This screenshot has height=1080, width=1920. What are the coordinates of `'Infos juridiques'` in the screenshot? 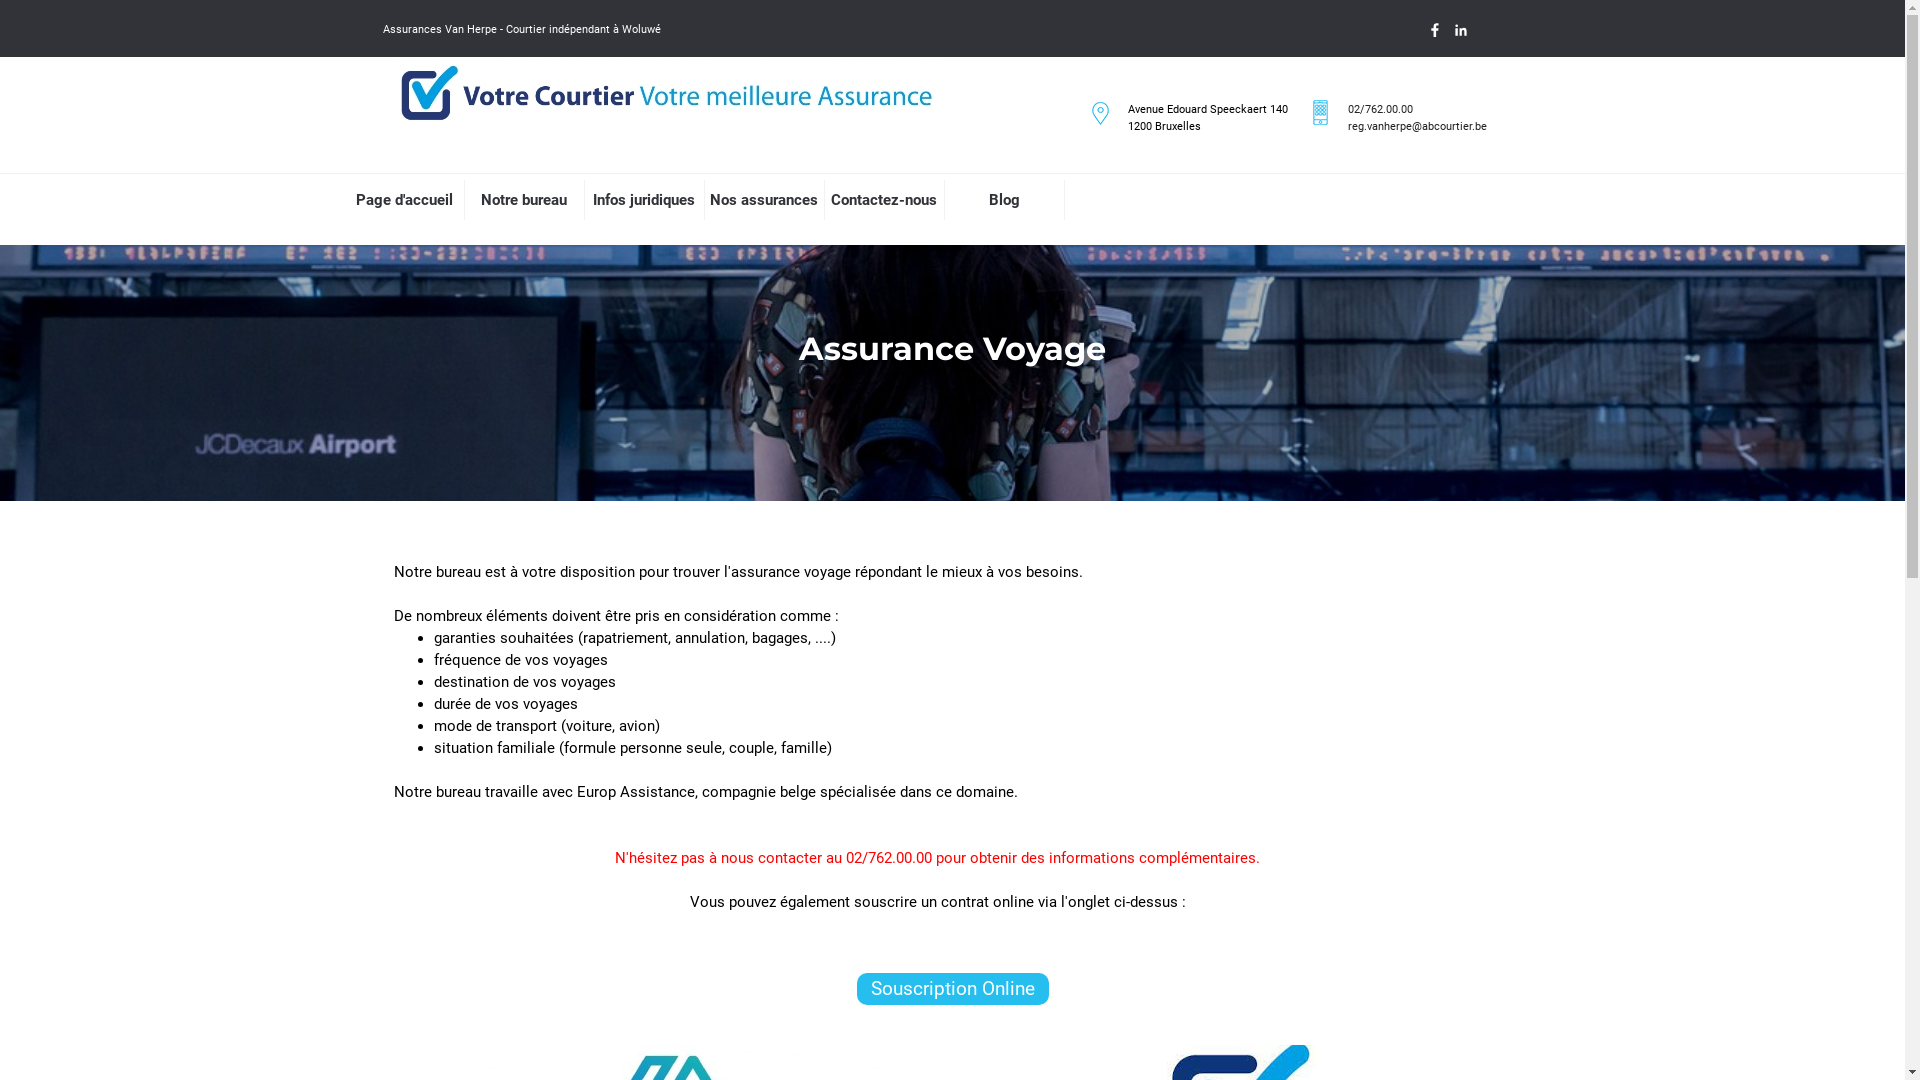 It's located at (643, 200).